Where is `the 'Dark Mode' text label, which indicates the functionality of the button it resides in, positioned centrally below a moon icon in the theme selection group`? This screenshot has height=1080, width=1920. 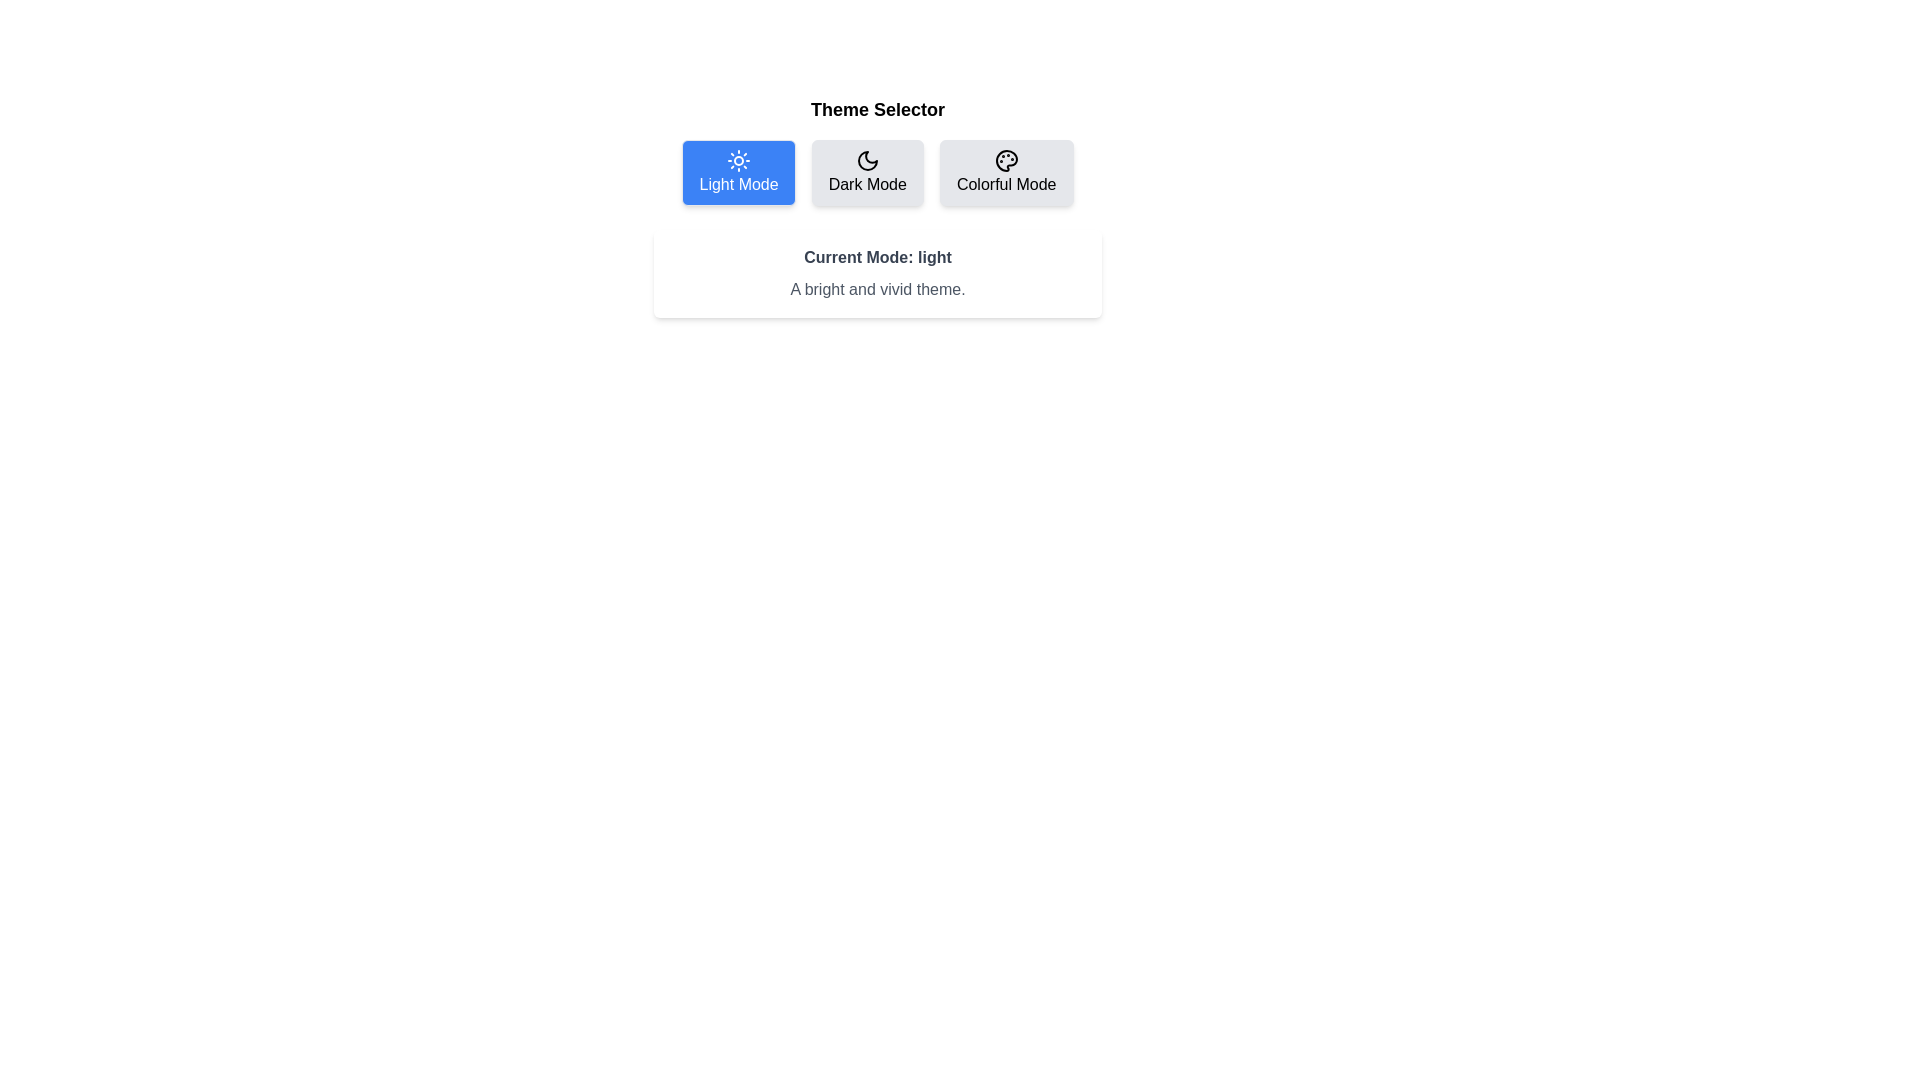
the 'Dark Mode' text label, which indicates the functionality of the button it resides in, positioned centrally below a moon icon in the theme selection group is located at coordinates (867, 185).